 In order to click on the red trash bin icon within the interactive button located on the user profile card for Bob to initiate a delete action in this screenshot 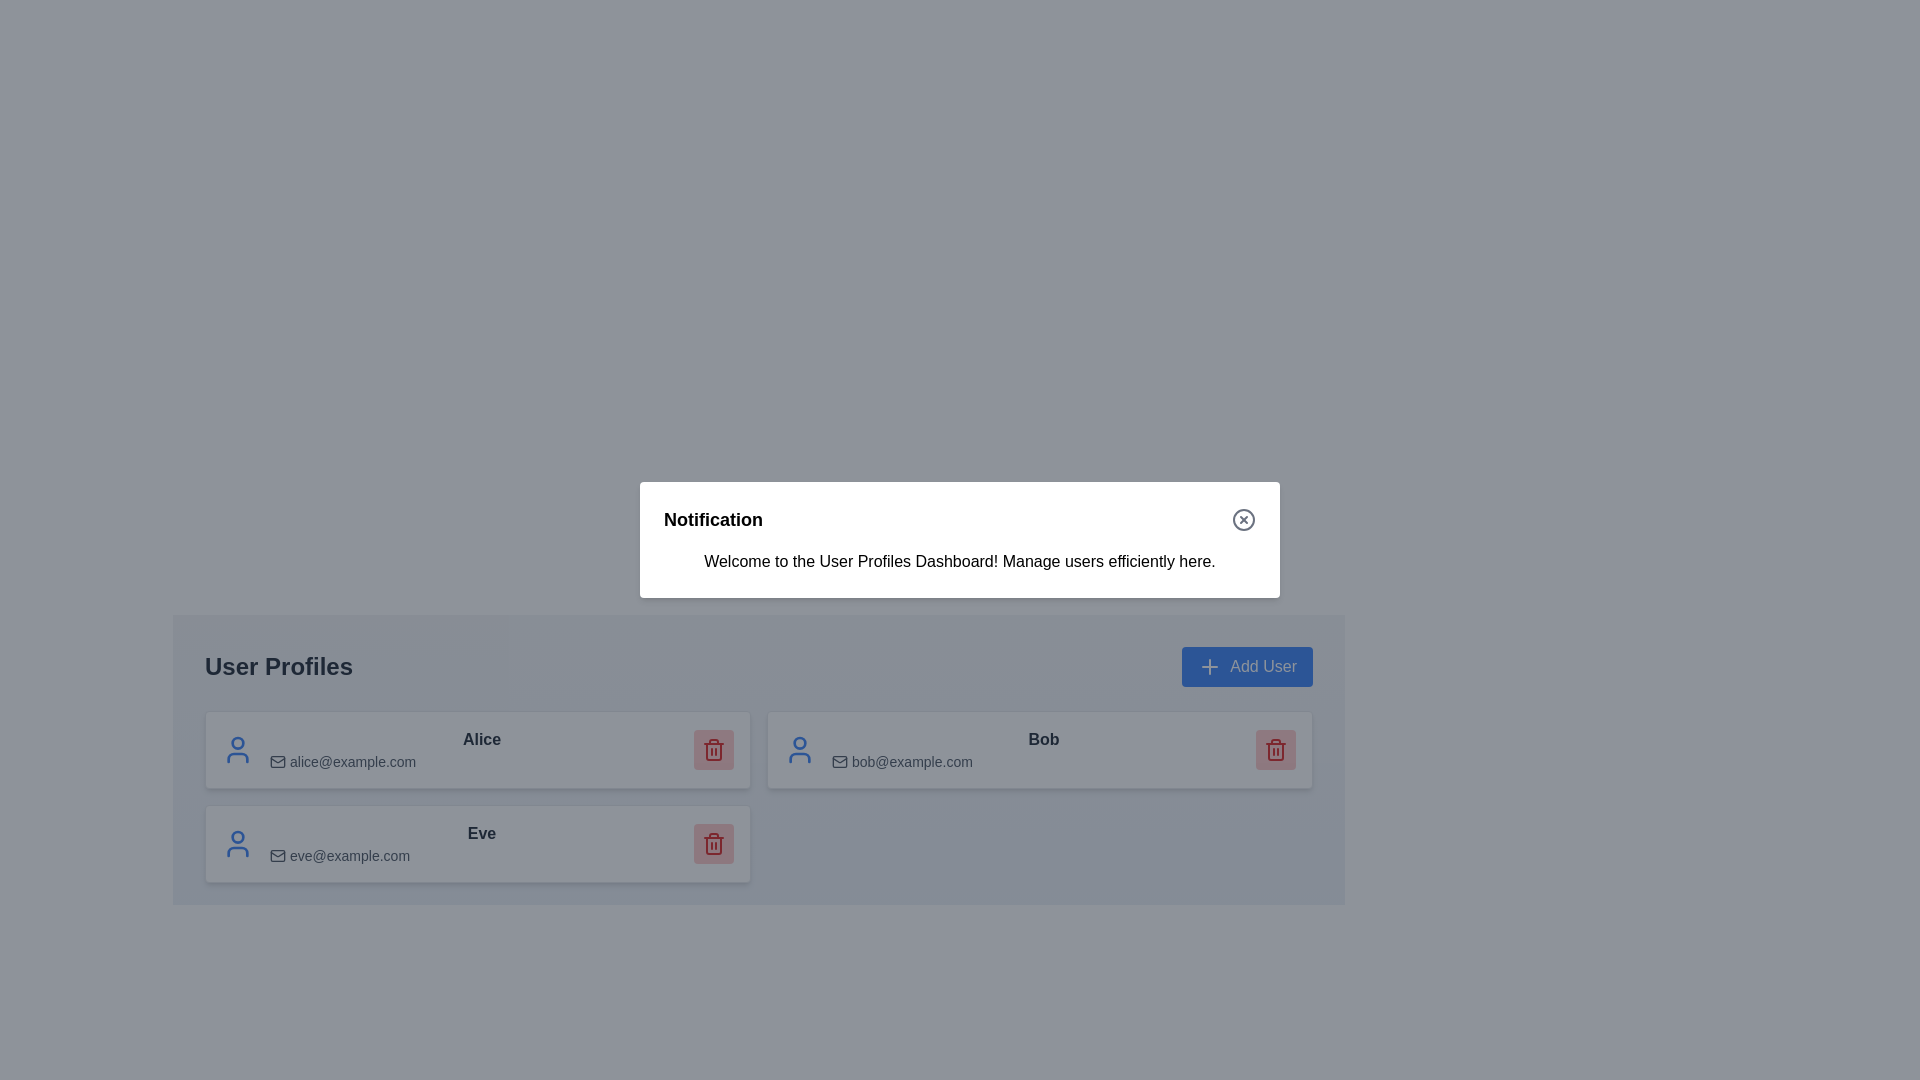, I will do `click(1275, 749)`.